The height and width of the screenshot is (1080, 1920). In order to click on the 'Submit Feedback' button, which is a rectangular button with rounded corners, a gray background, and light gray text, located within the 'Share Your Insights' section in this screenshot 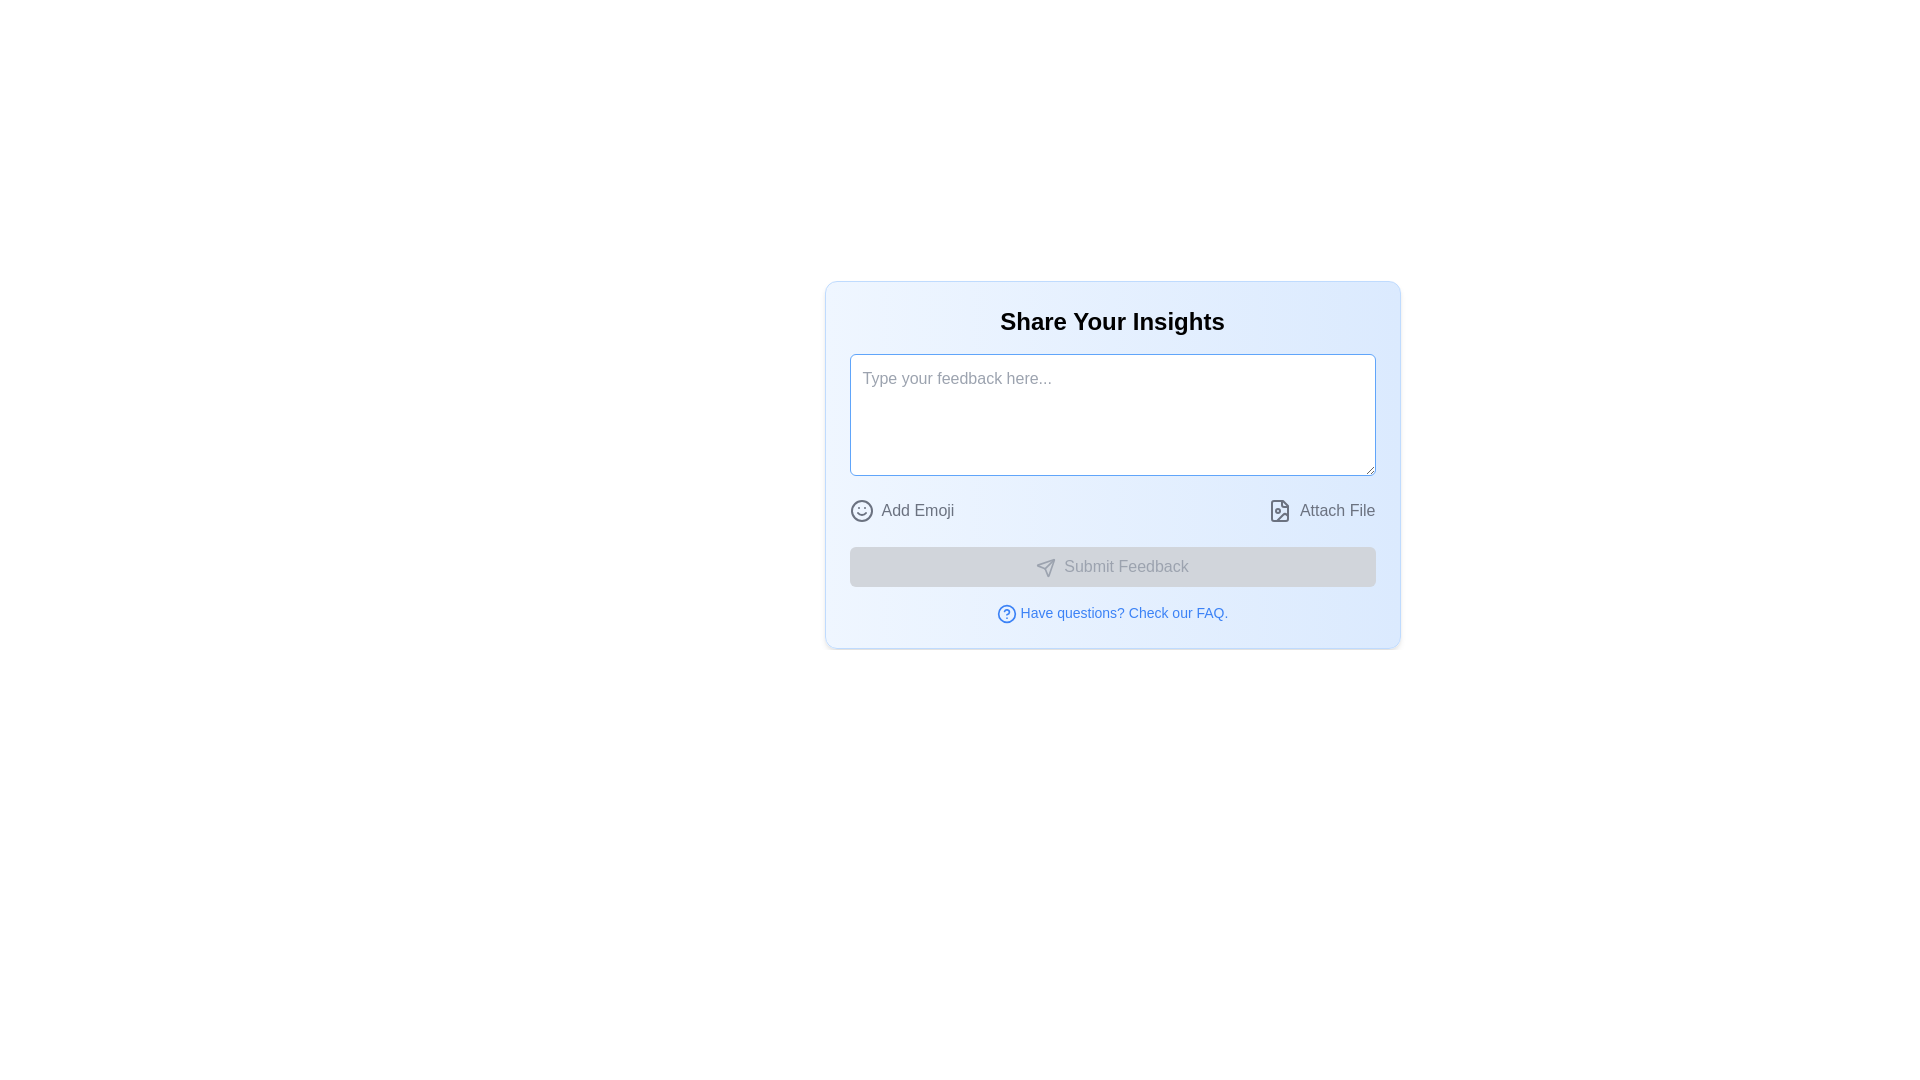, I will do `click(1111, 567)`.